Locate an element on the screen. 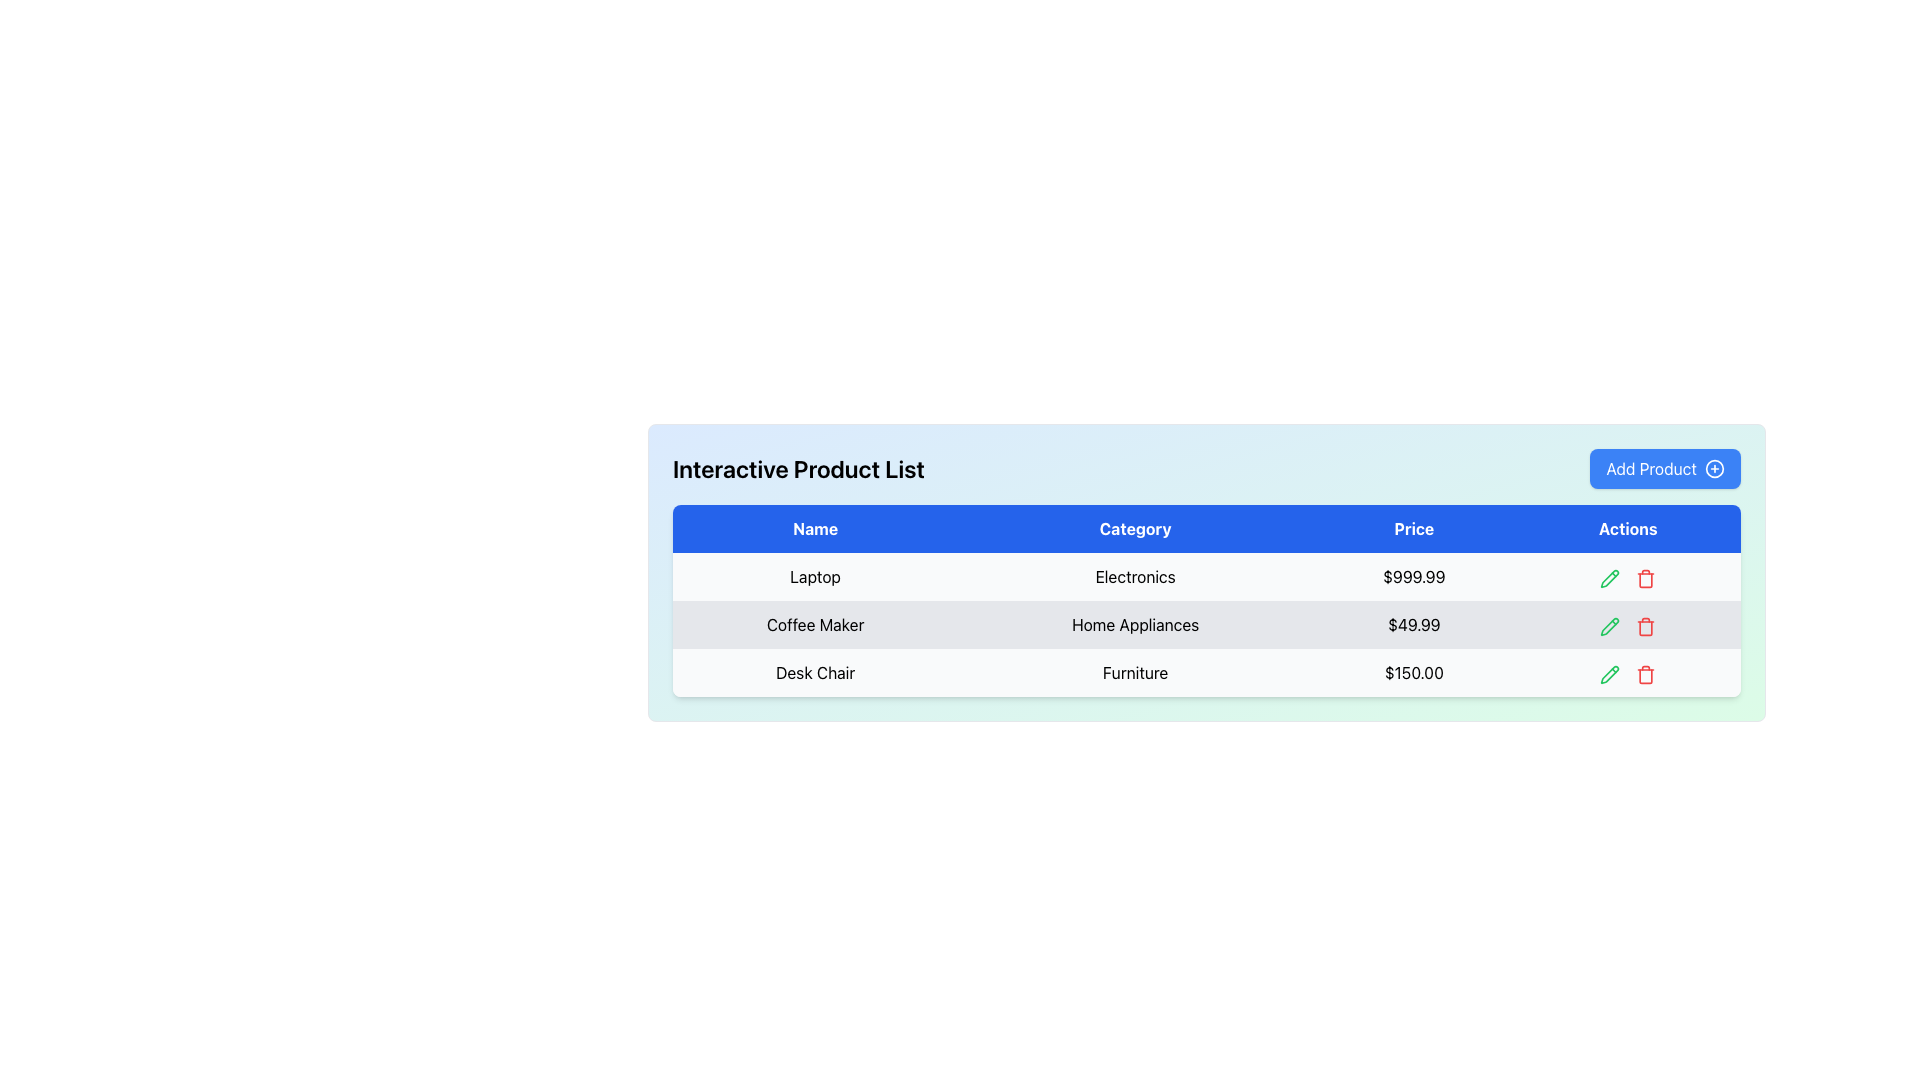 The width and height of the screenshot is (1920, 1080). the green pencil-shaped edit icon located in the last row of the Actions column is located at coordinates (1610, 674).